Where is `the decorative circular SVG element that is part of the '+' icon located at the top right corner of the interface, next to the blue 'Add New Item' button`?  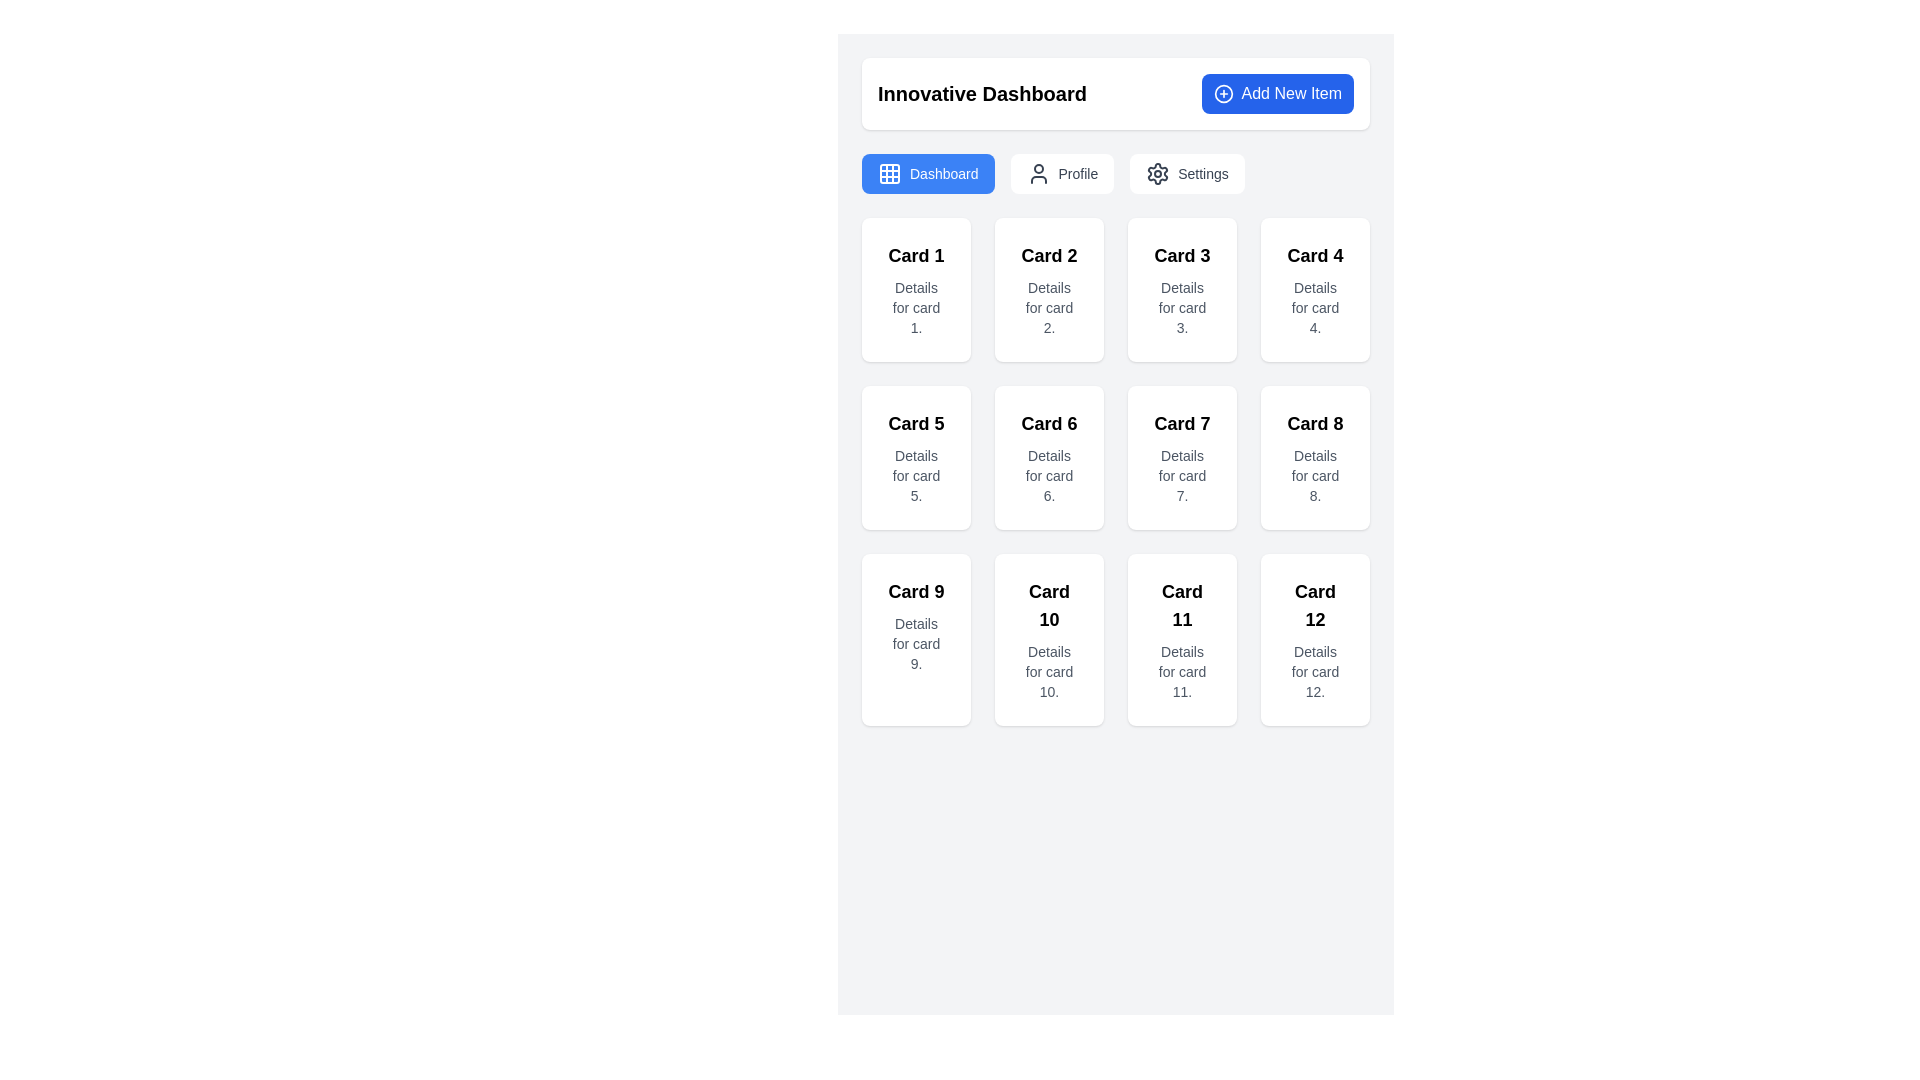 the decorative circular SVG element that is part of the '+' icon located at the top right corner of the interface, next to the blue 'Add New Item' button is located at coordinates (1222, 93).